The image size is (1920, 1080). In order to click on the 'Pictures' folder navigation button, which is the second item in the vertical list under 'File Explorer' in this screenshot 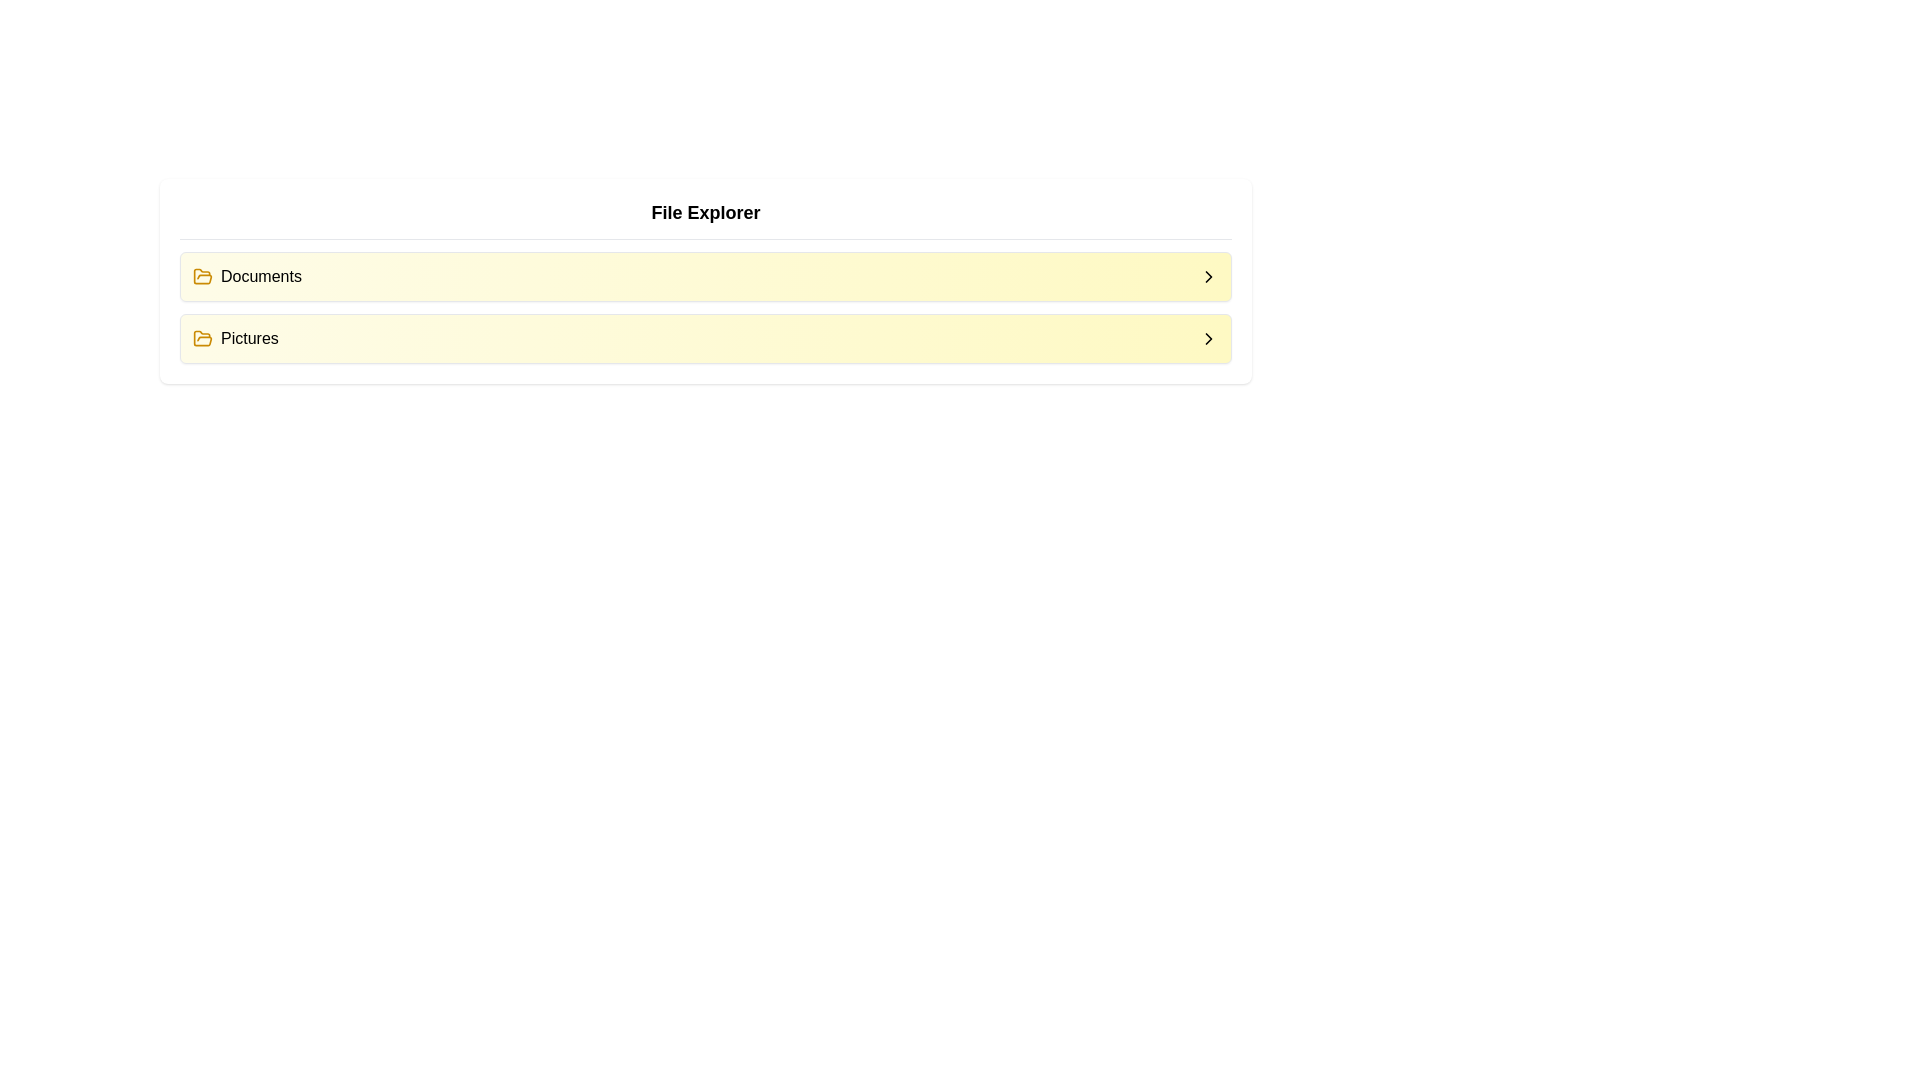, I will do `click(705, 338)`.